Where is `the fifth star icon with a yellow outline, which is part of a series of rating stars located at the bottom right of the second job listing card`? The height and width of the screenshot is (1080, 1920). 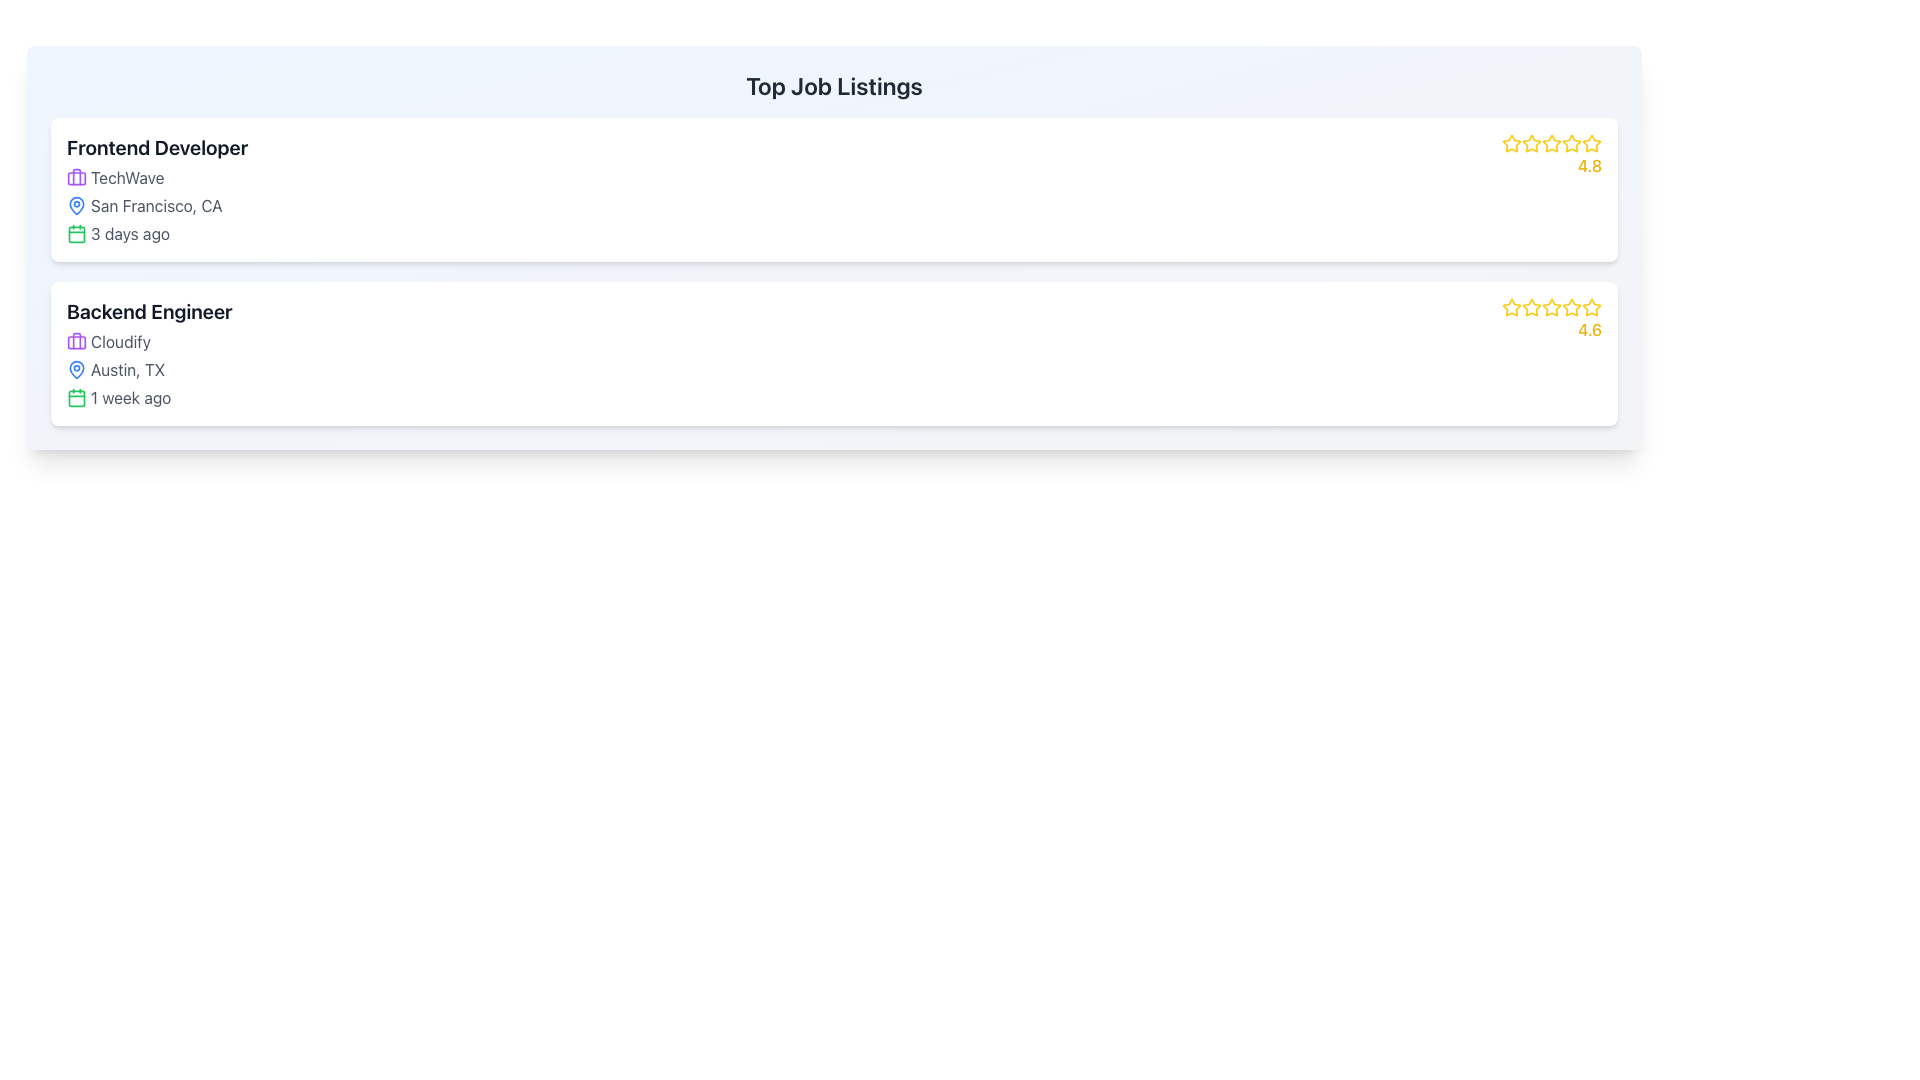
the fifth star icon with a yellow outline, which is part of a series of rating stars located at the bottom right of the second job listing card is located at coordinates (1570, 308).